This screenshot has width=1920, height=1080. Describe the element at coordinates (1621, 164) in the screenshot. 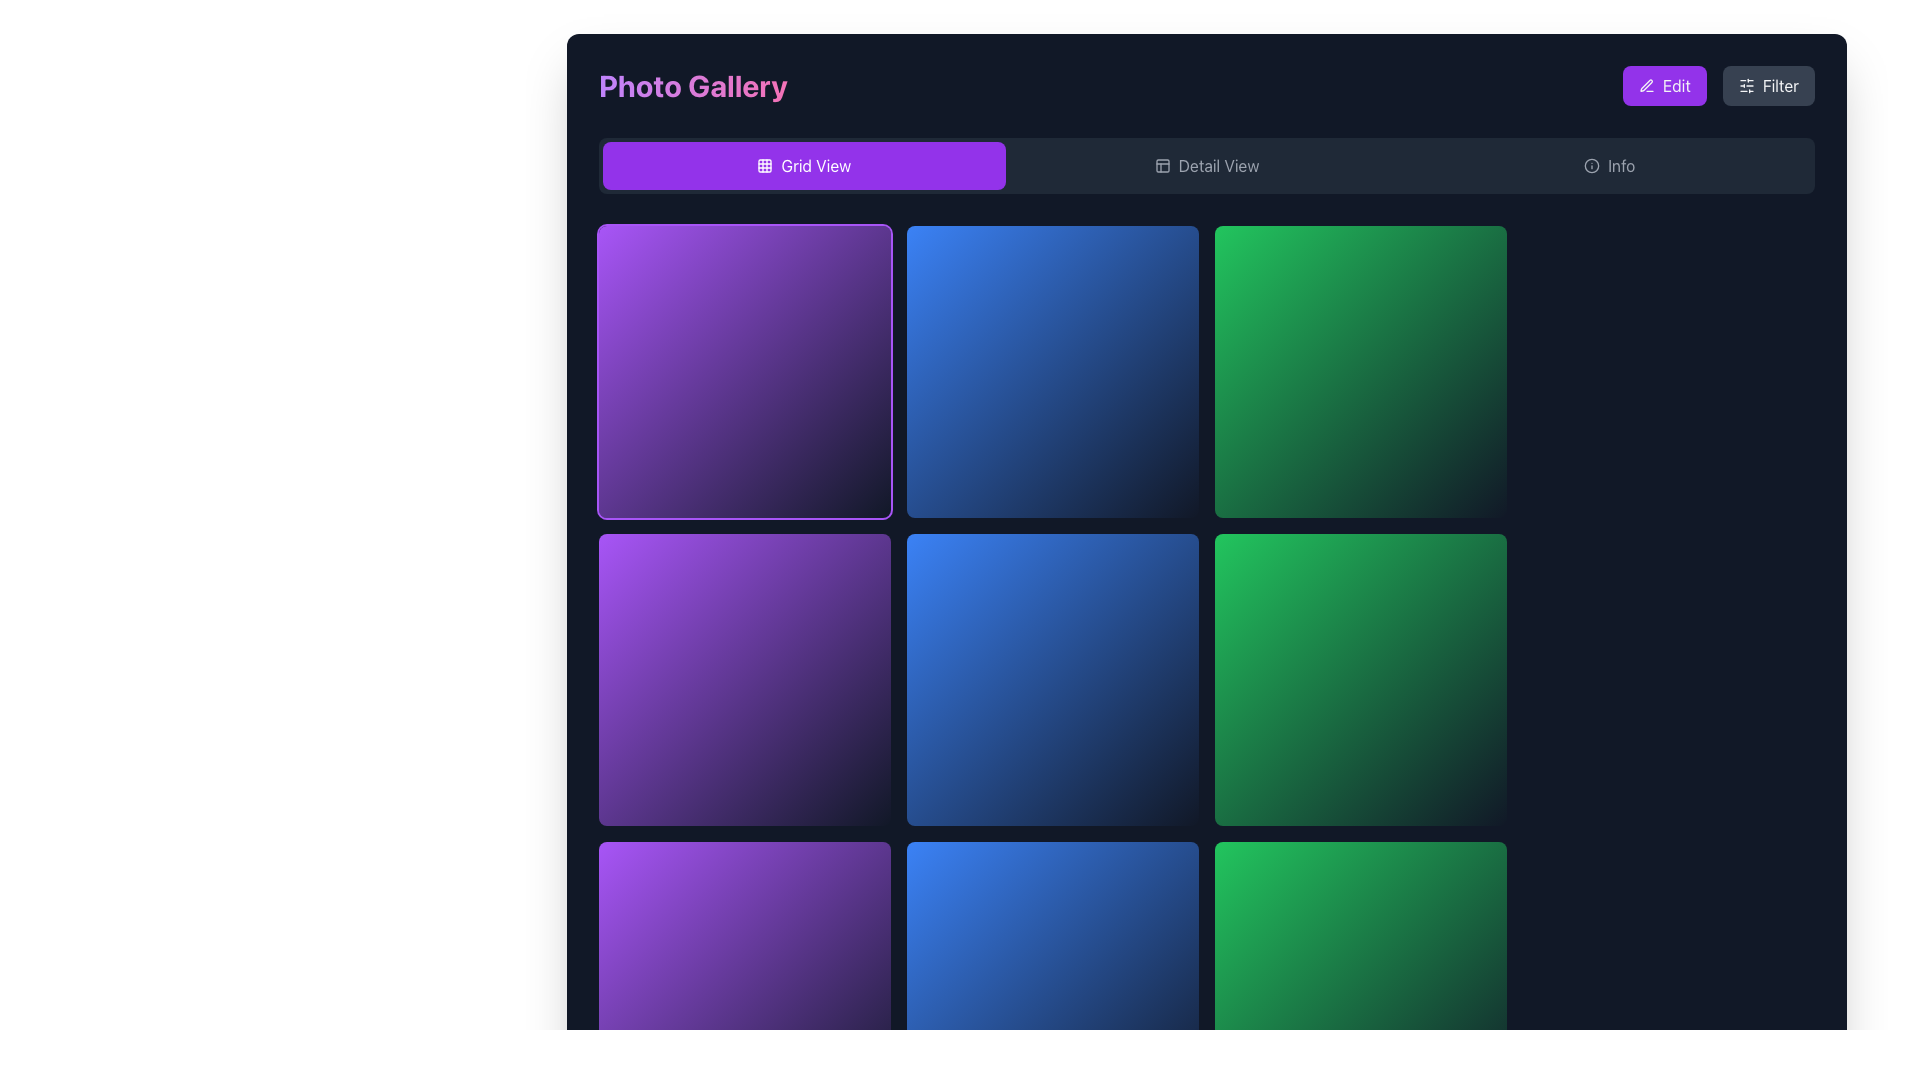

I see `text label located near the top right of the interface, adjacent to the small icon on its left` at that location.